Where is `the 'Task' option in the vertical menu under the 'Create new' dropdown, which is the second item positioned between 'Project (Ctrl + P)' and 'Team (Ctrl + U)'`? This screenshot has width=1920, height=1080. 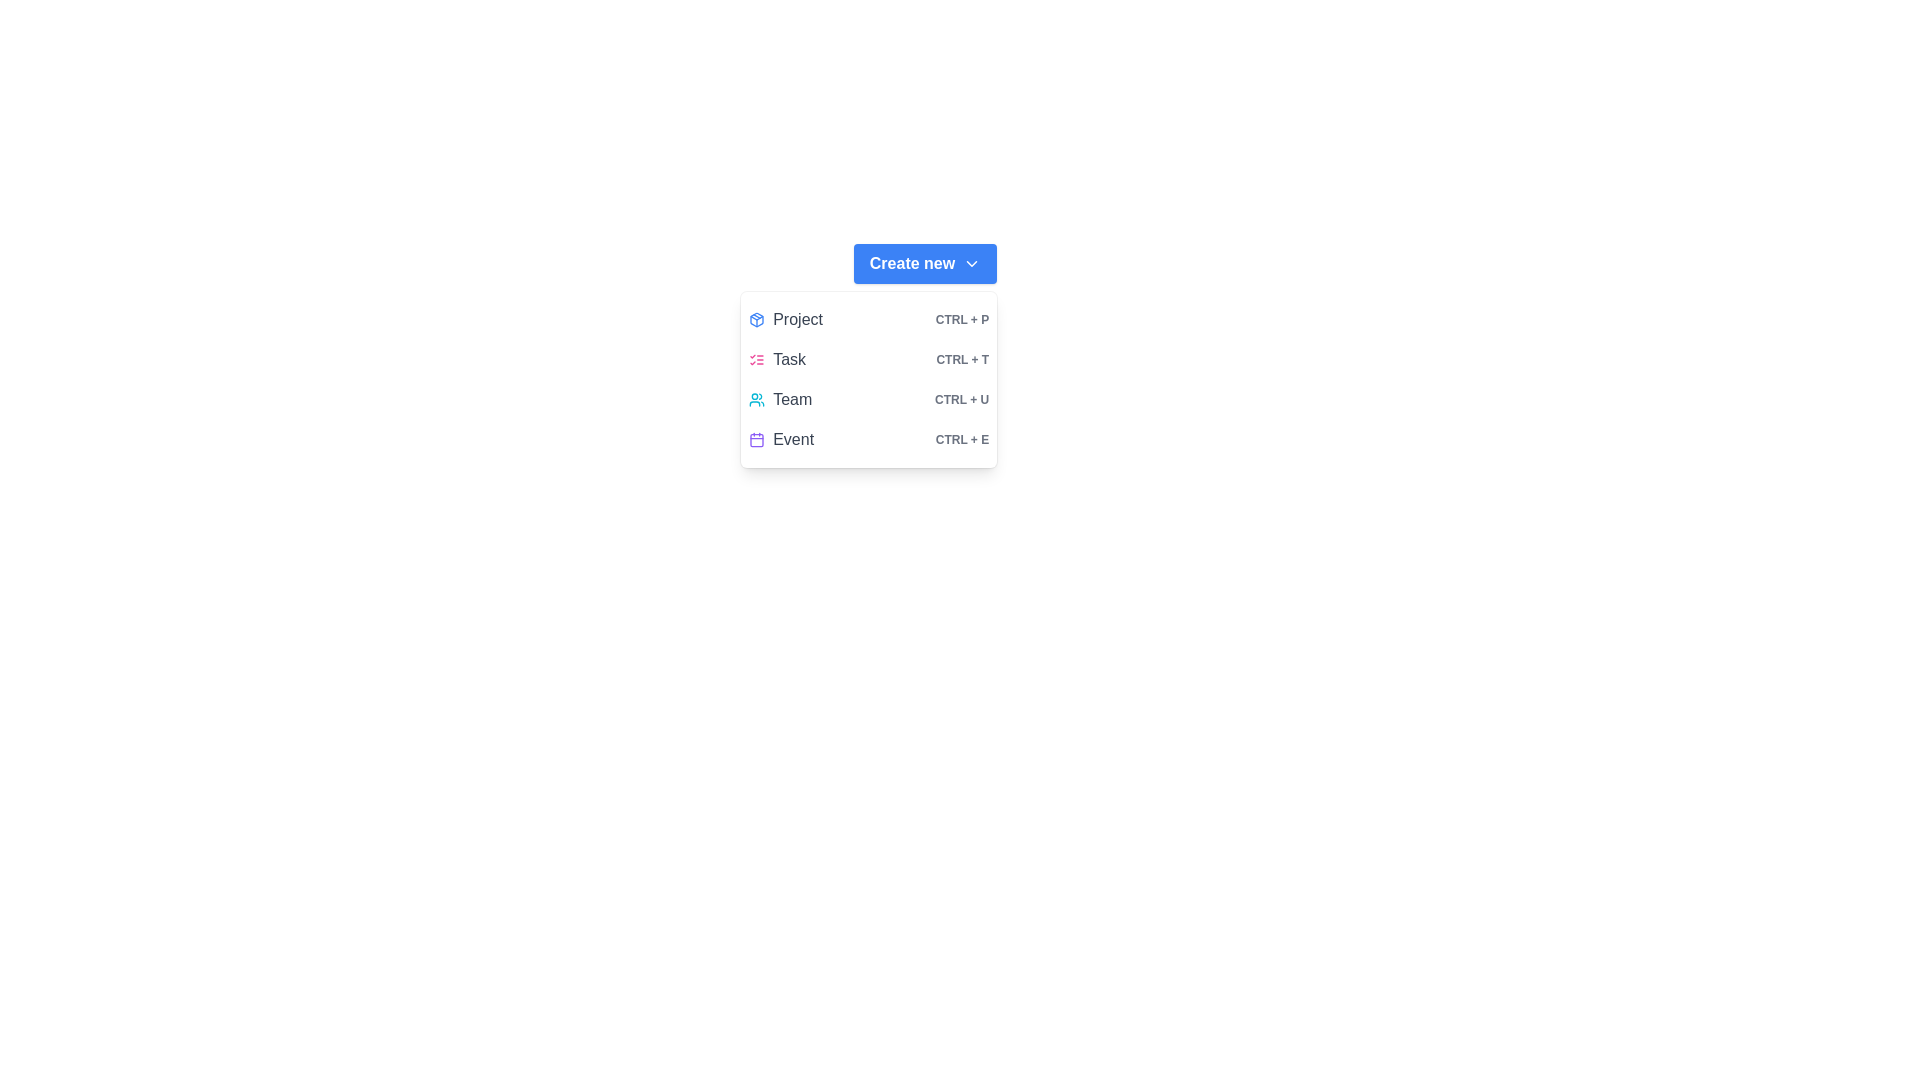
the 'Task' option in the vertical menu under the 'Create new' dropdown, which is the second item positioned between 'Project (Ctrl + P)' and 'Team (Ctrl + U)' is located at coordinates (869, 358).